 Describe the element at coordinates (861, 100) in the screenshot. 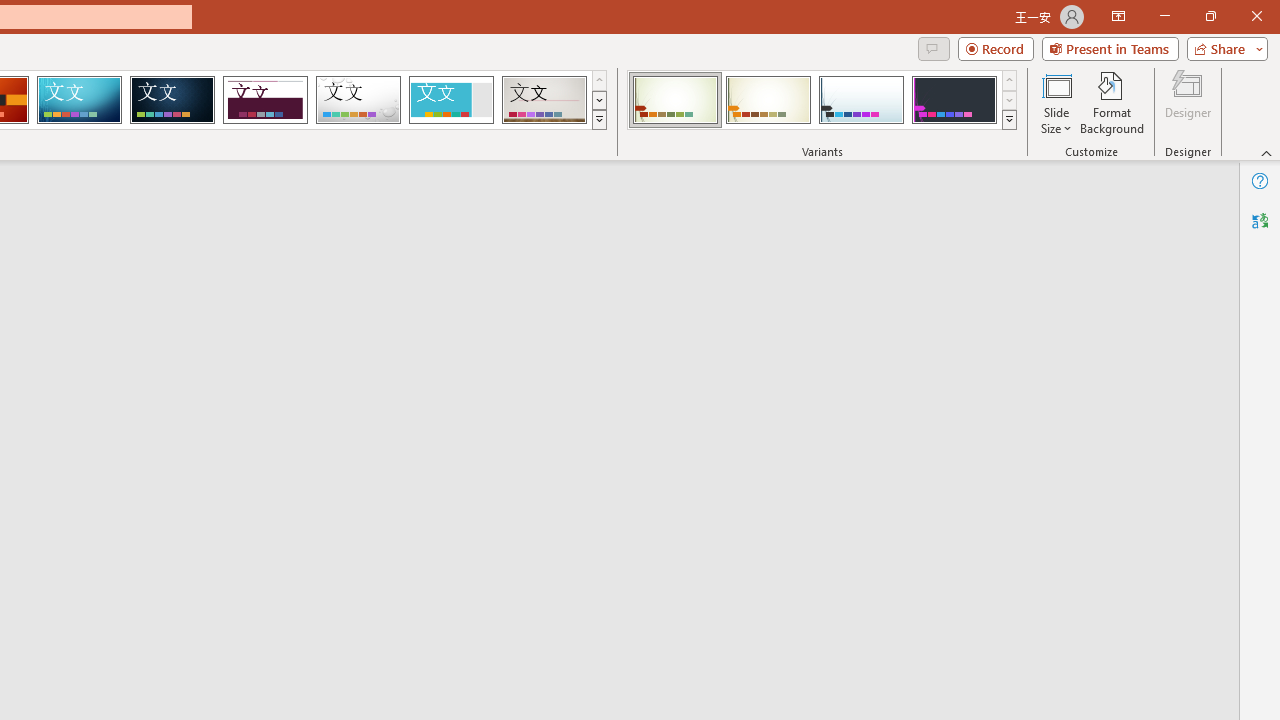

I see `'Wisp Variant 3'` at that location.